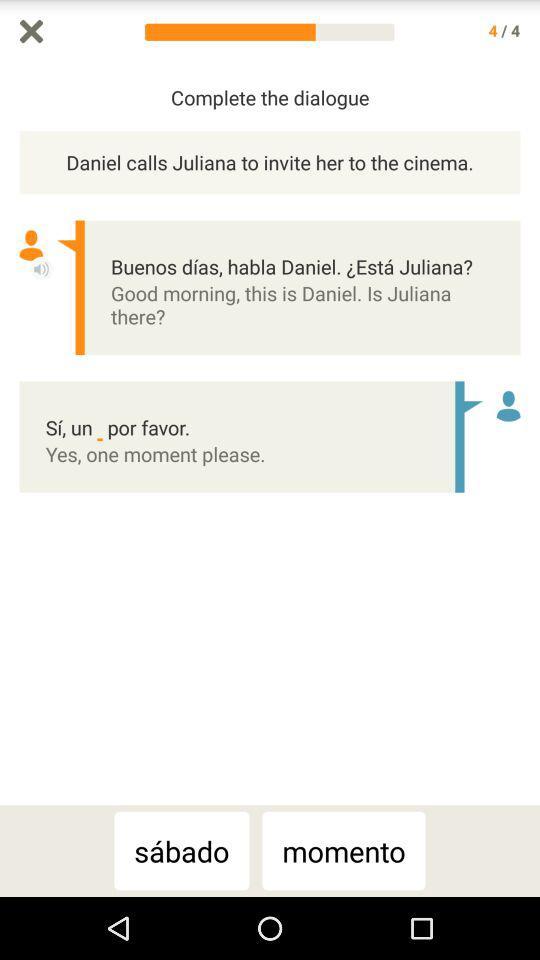 The width and height of the screenshot is (540, 960). I want to click on item below the 4 app, so click(530, 434).